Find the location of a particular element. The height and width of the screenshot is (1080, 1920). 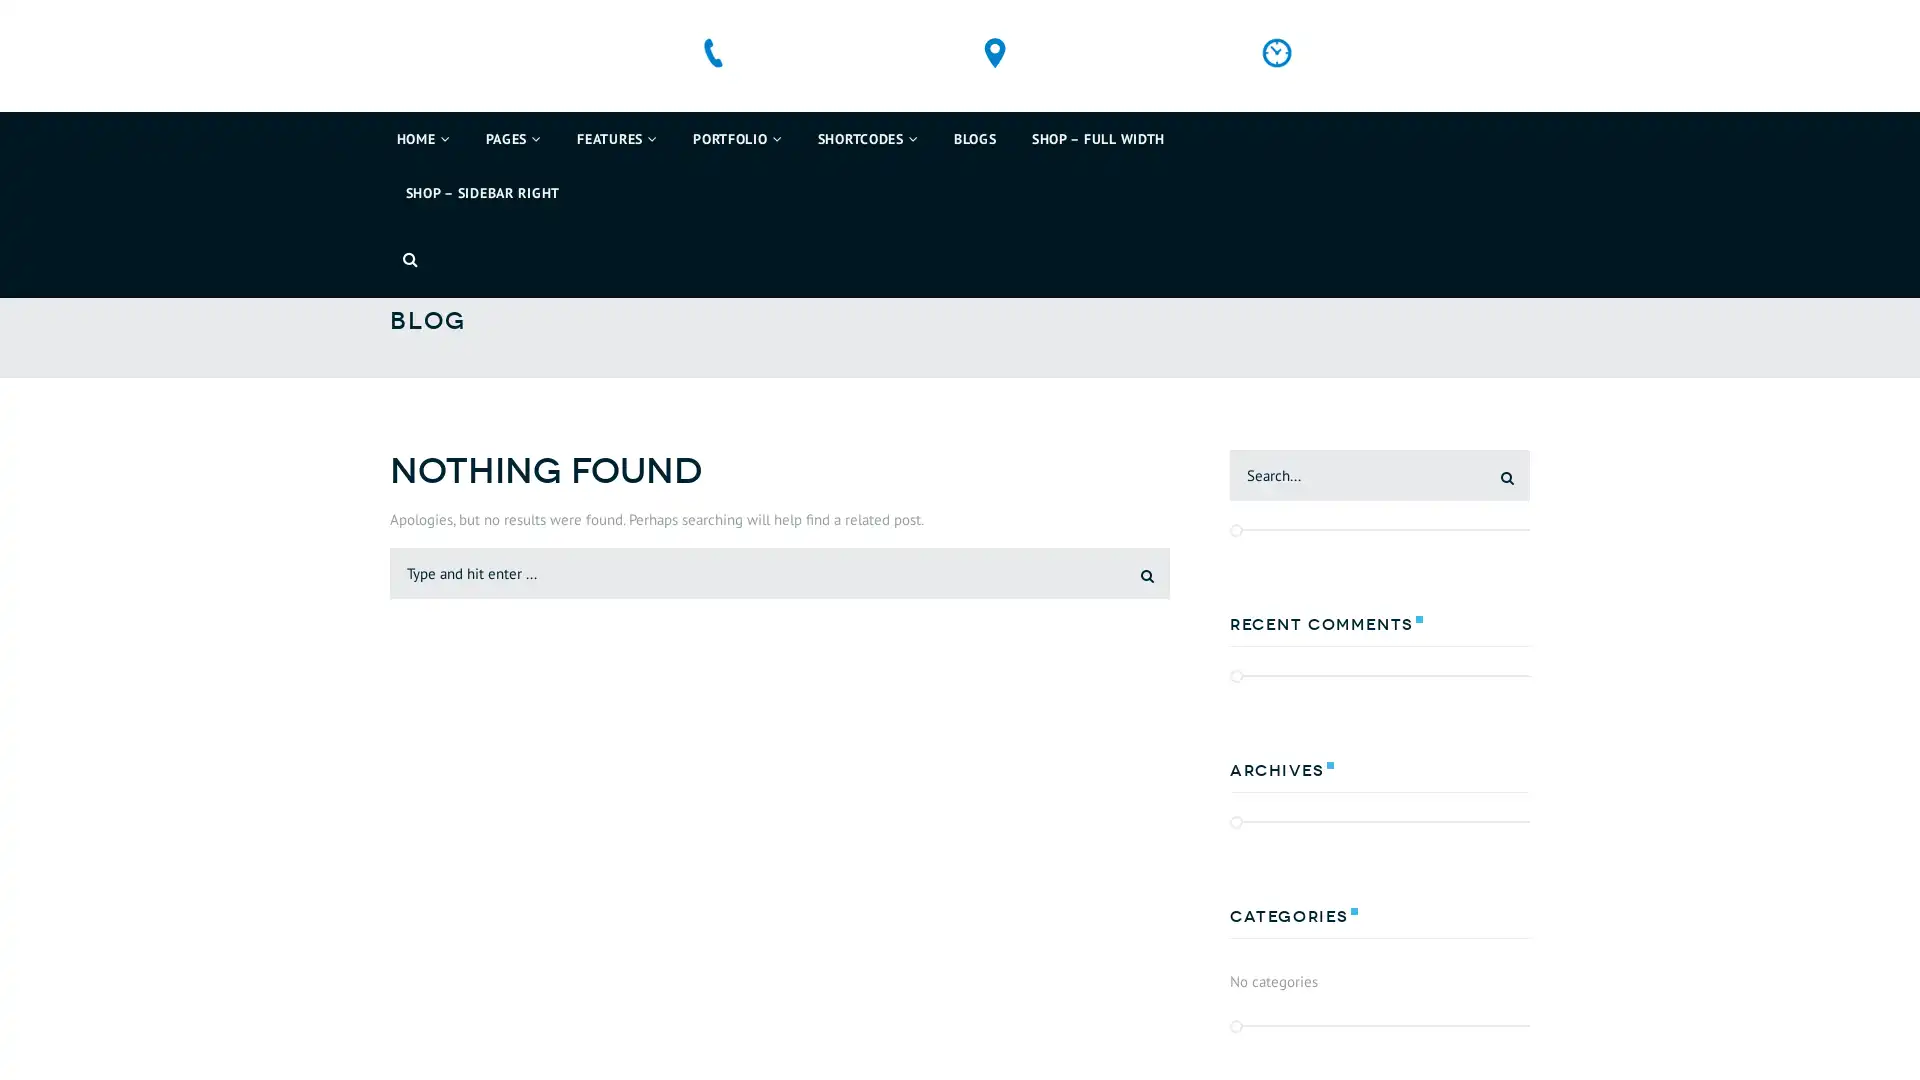

Search is located at coordinates (1492, 519).